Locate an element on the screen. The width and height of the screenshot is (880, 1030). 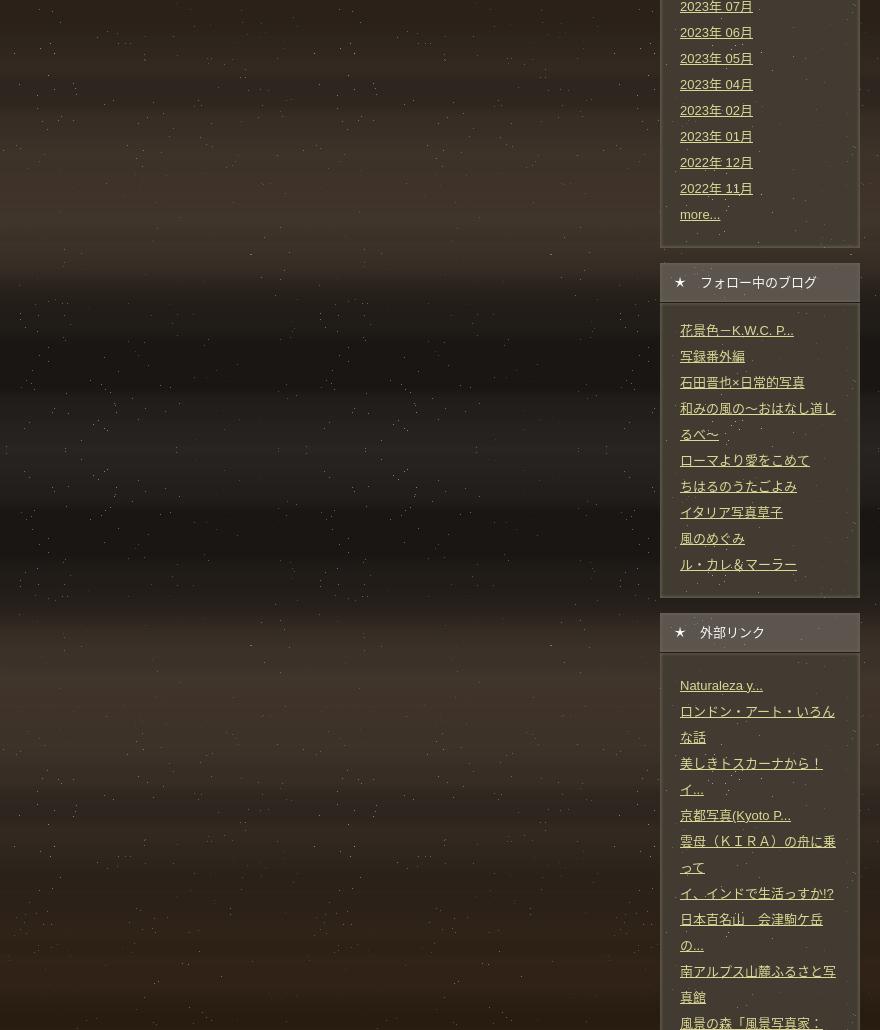
'Naturaleza y...' is located at coordinates (678, 683).